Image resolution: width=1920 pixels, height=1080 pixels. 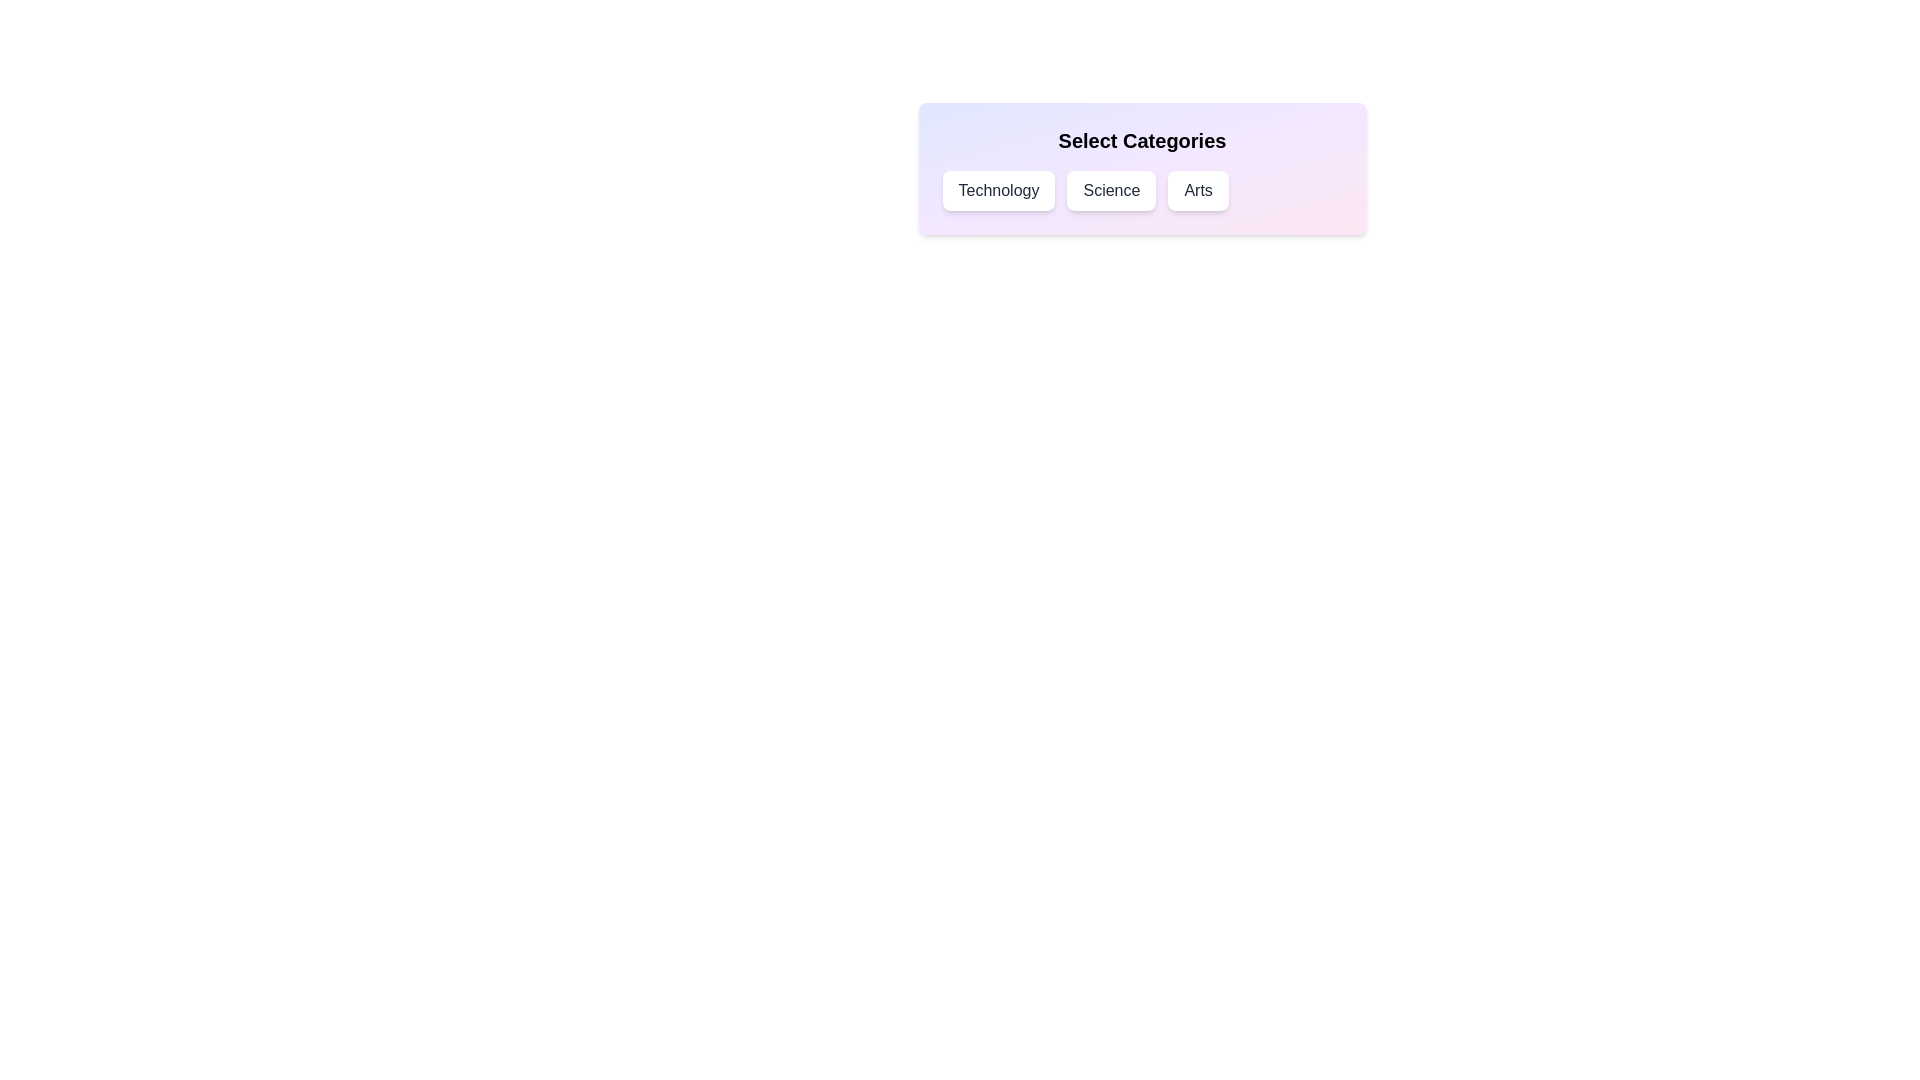 What do you see at coordinates (1198, 191) in the screenshot?
I see `the Arts chip to toggle its selection state` at bounding box center [1198, 191].